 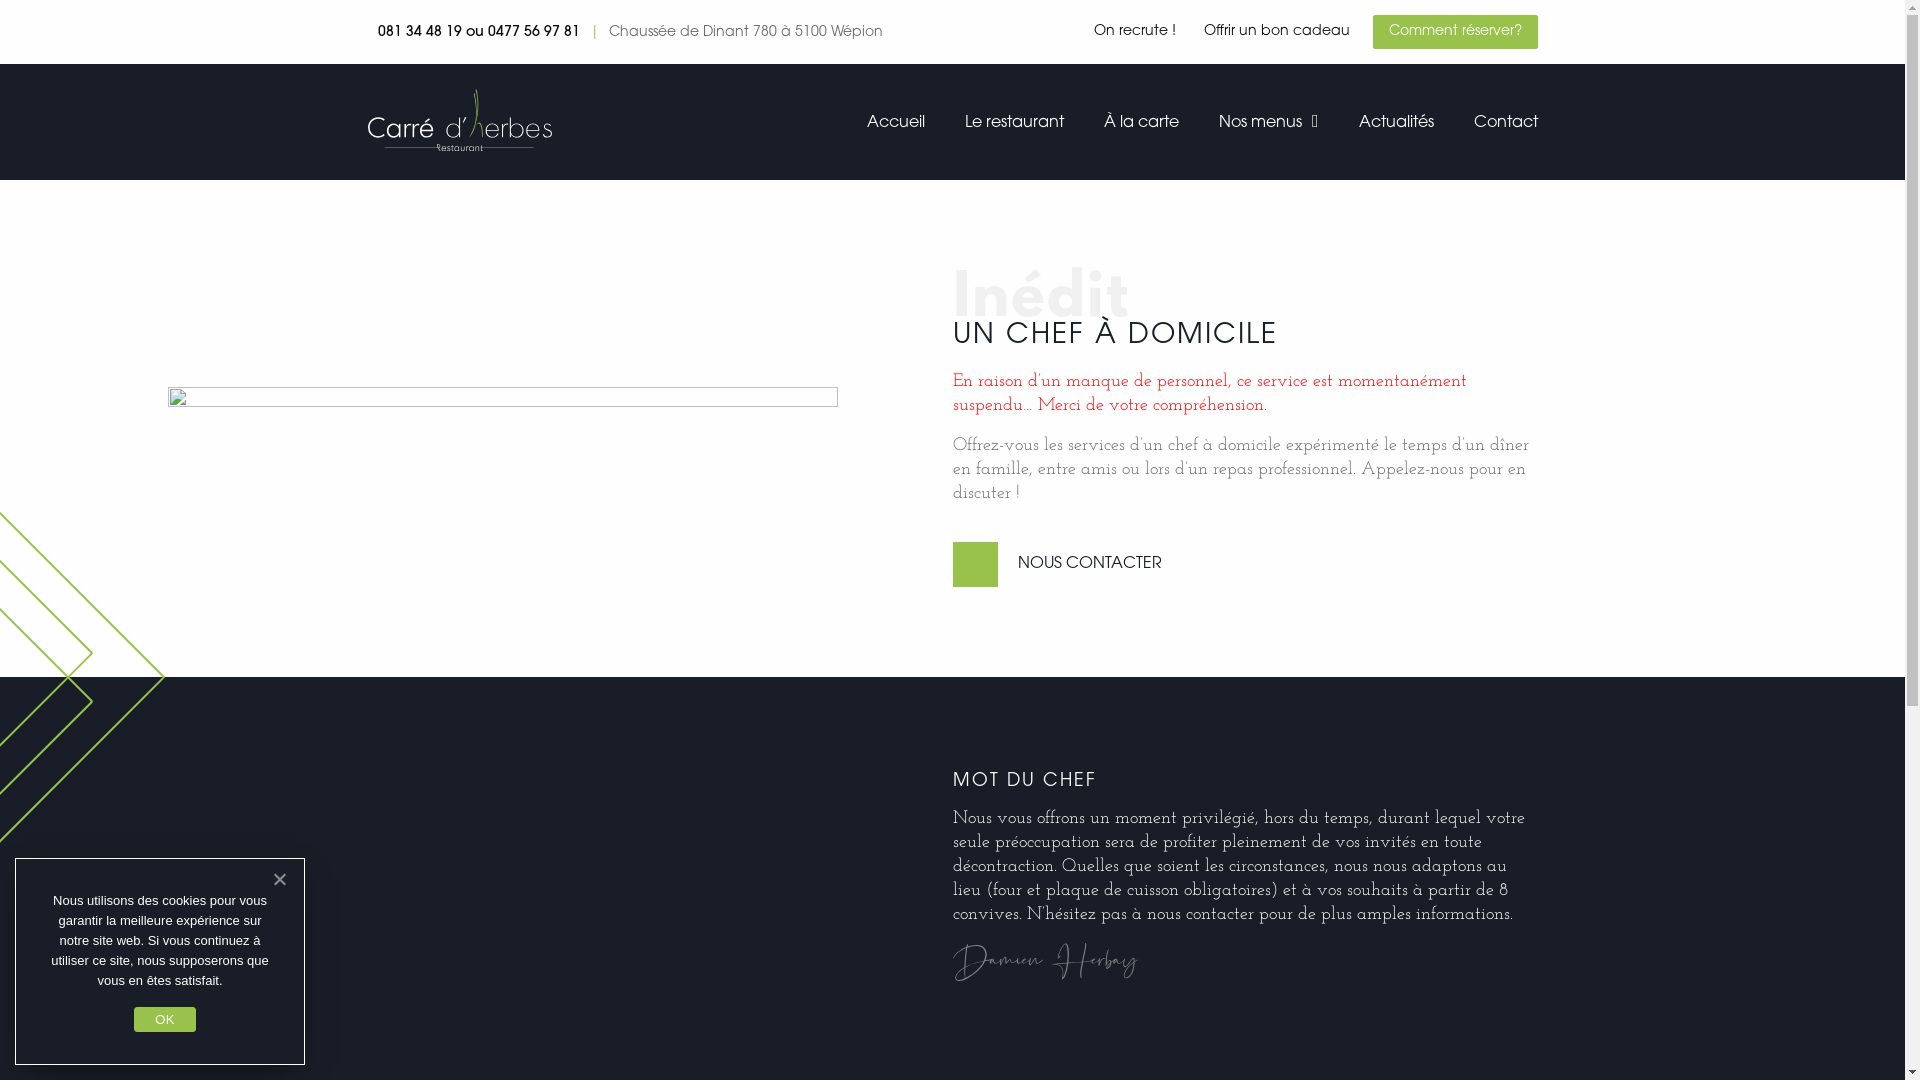 I want to click on 'On recrute !', so click(x=1134, y=31).